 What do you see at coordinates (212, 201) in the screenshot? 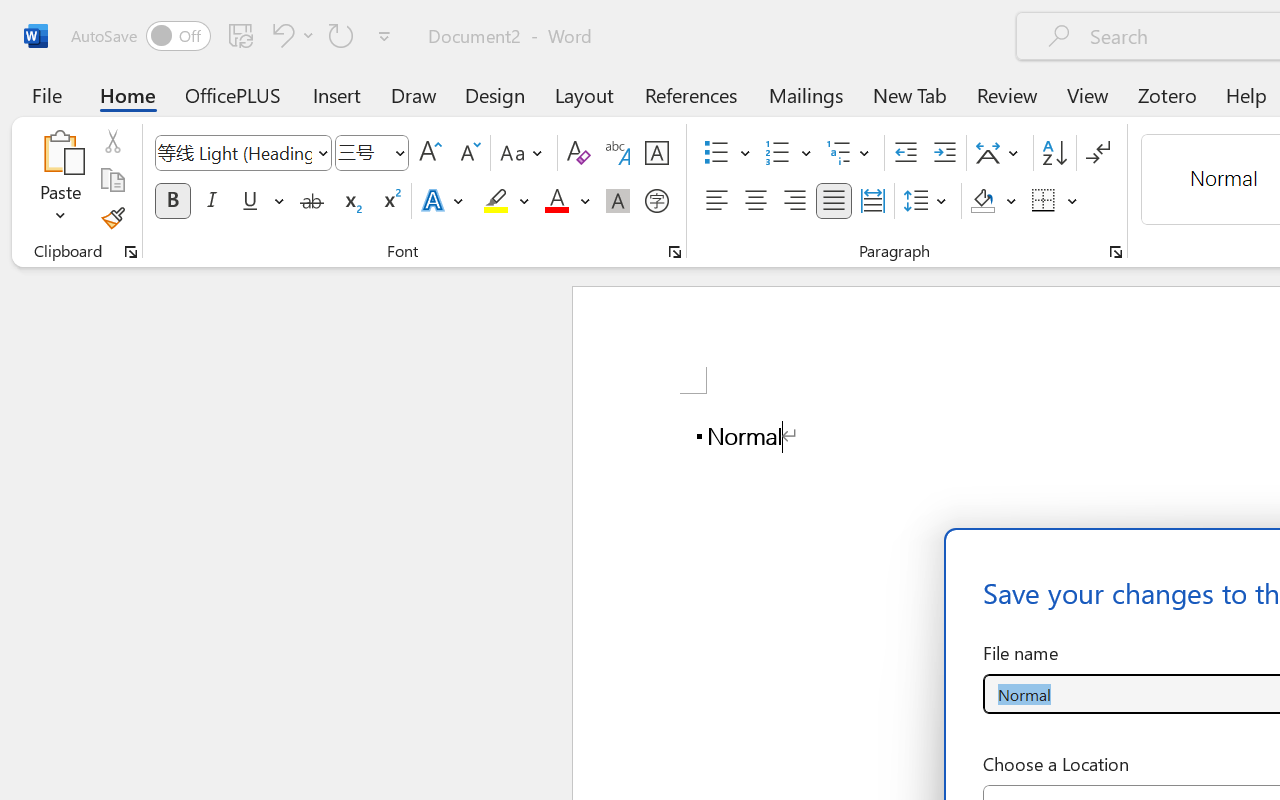
I see `'Italic'` at bounding box center [212, 201].